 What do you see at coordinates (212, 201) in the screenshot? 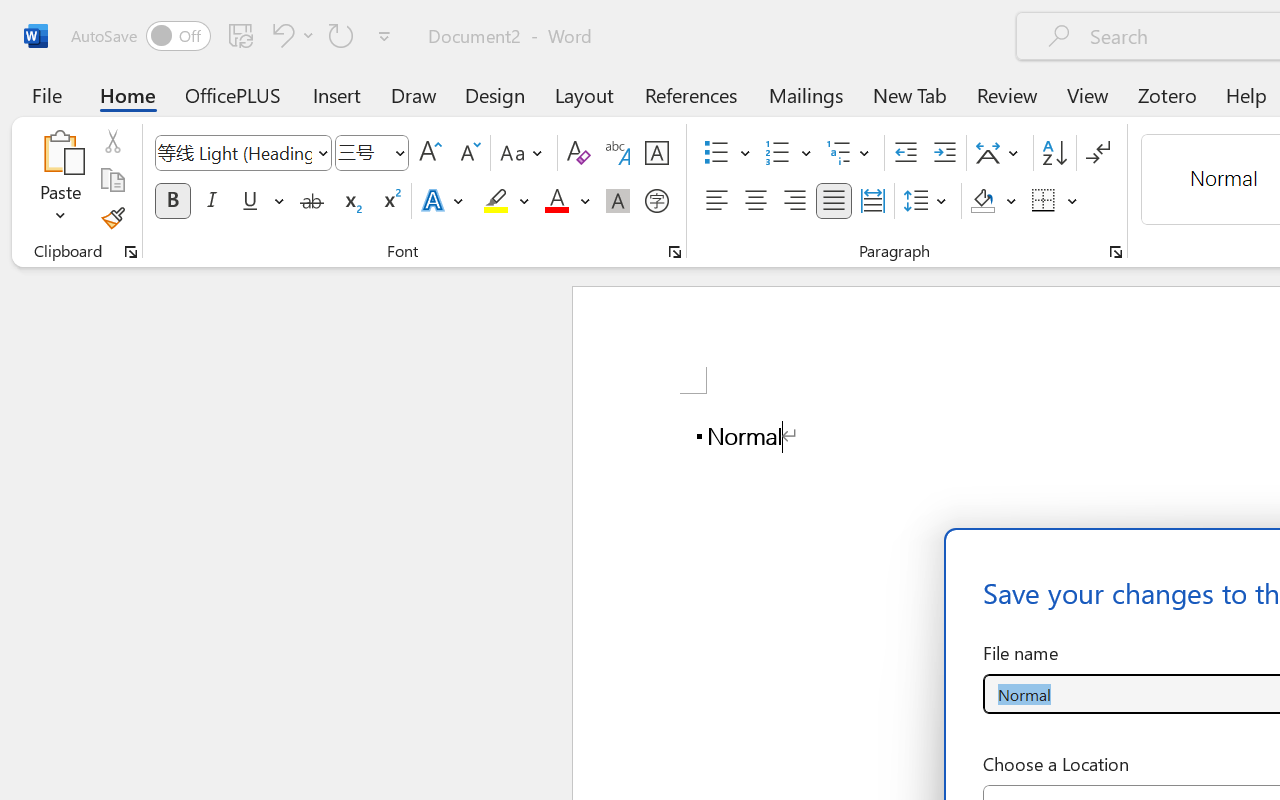
I see `'Italic'` at bounding box center [212, 201].